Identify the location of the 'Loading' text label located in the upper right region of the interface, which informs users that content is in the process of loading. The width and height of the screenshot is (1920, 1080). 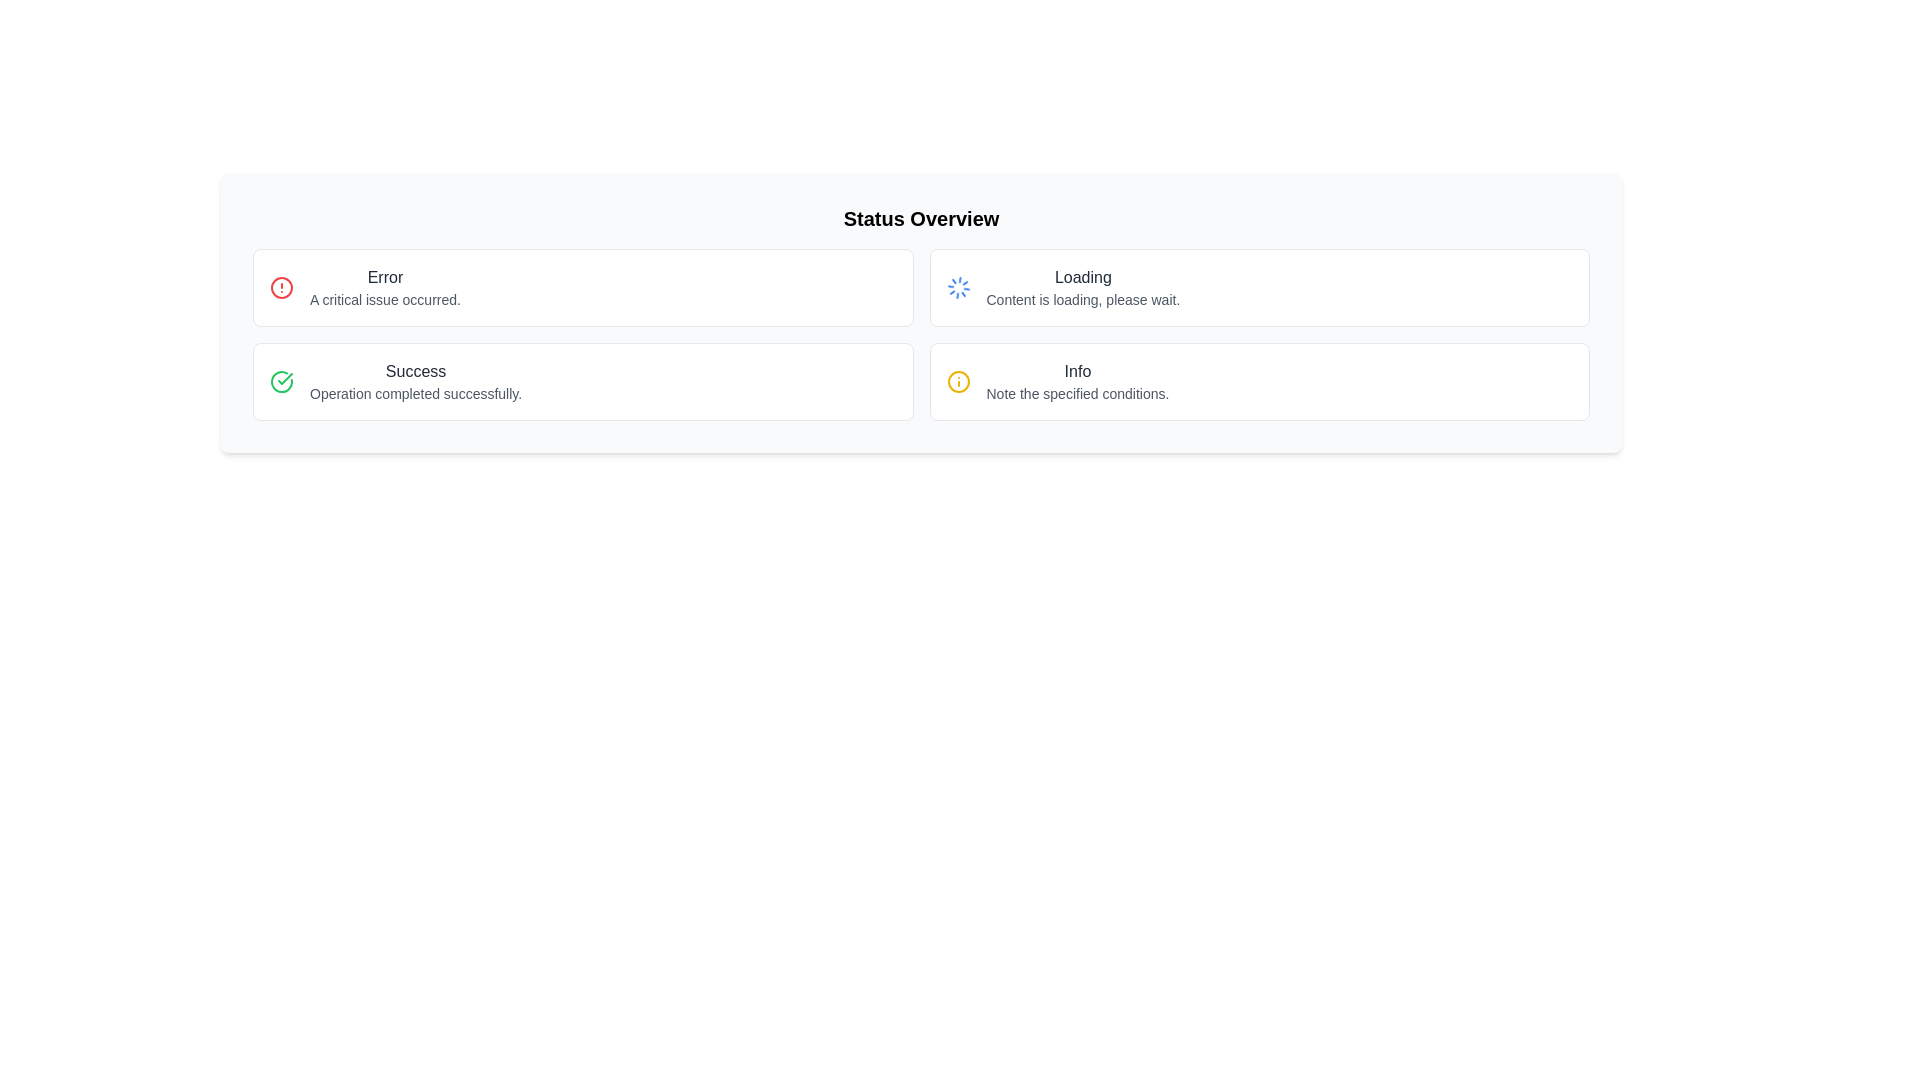
(1082, 300).